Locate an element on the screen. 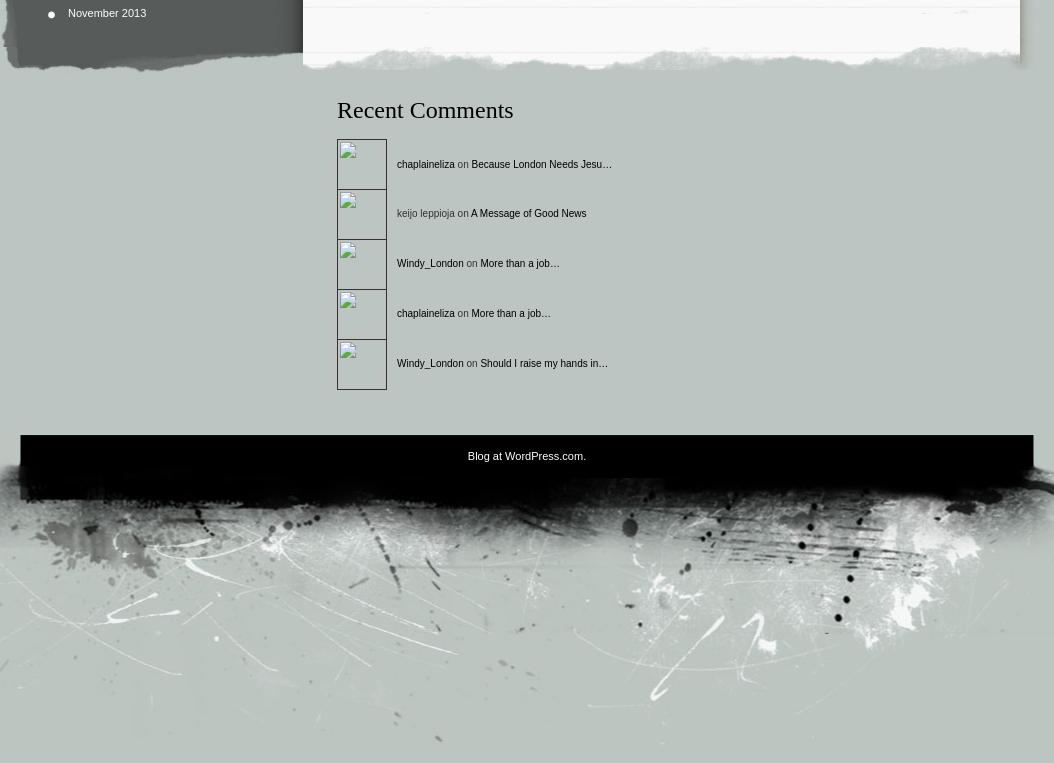  'Recent Comments' is located at coordinates (336, 109).